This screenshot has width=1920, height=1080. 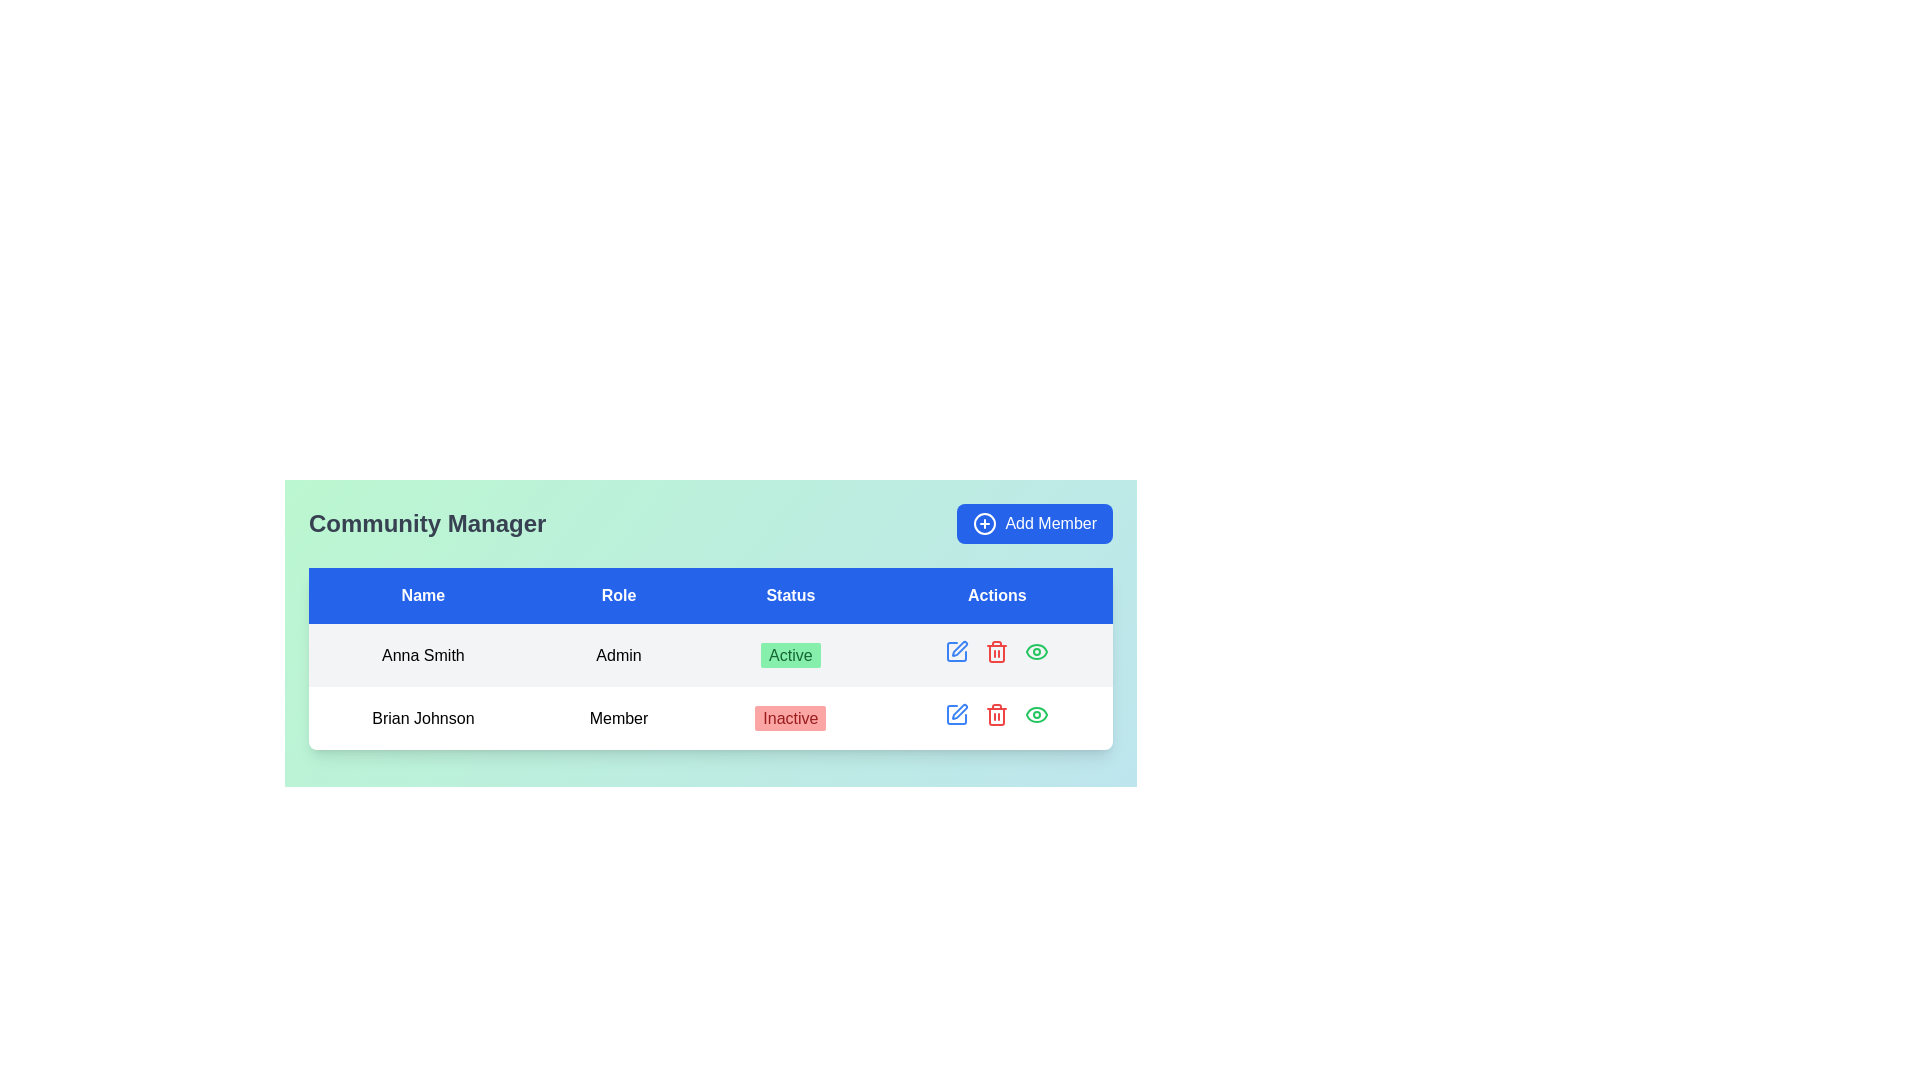 I want to click on the edit icon represented as a square with a pen symbol in the Actions column of the second row in the members table, so click(x=956, y=713).